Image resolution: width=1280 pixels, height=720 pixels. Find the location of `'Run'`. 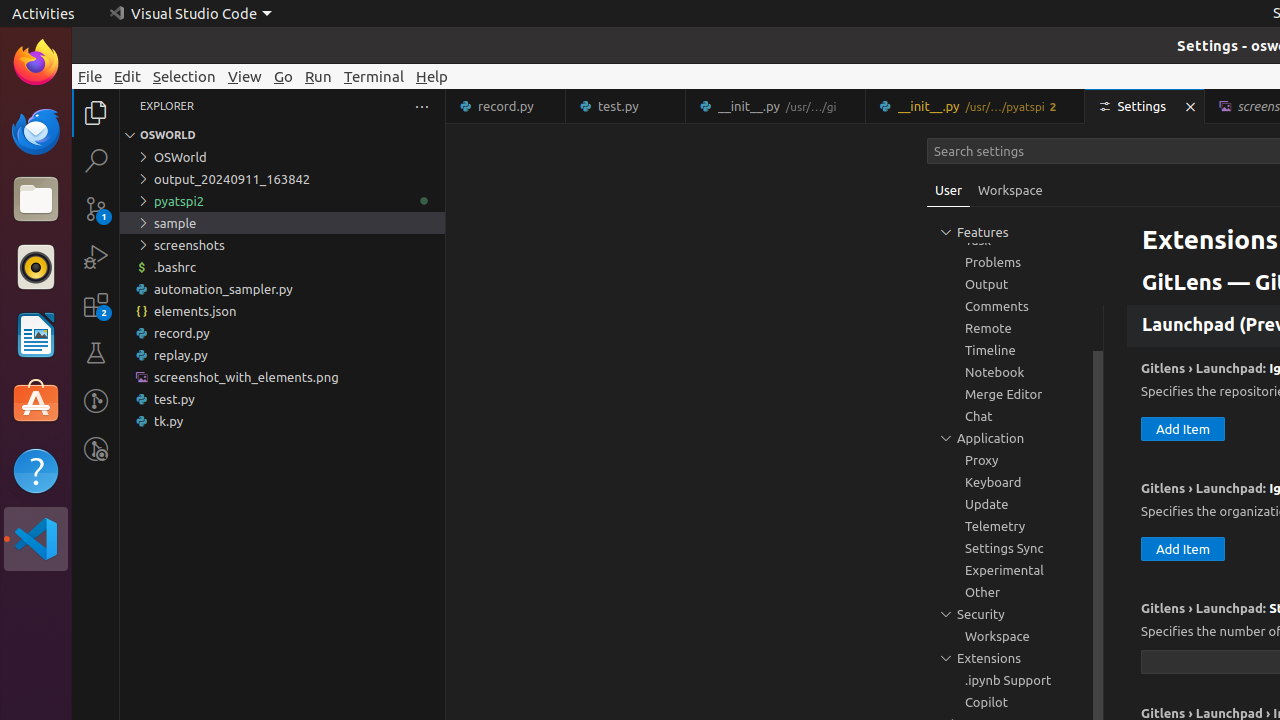

'Run' is located at coordinates (317, 75).